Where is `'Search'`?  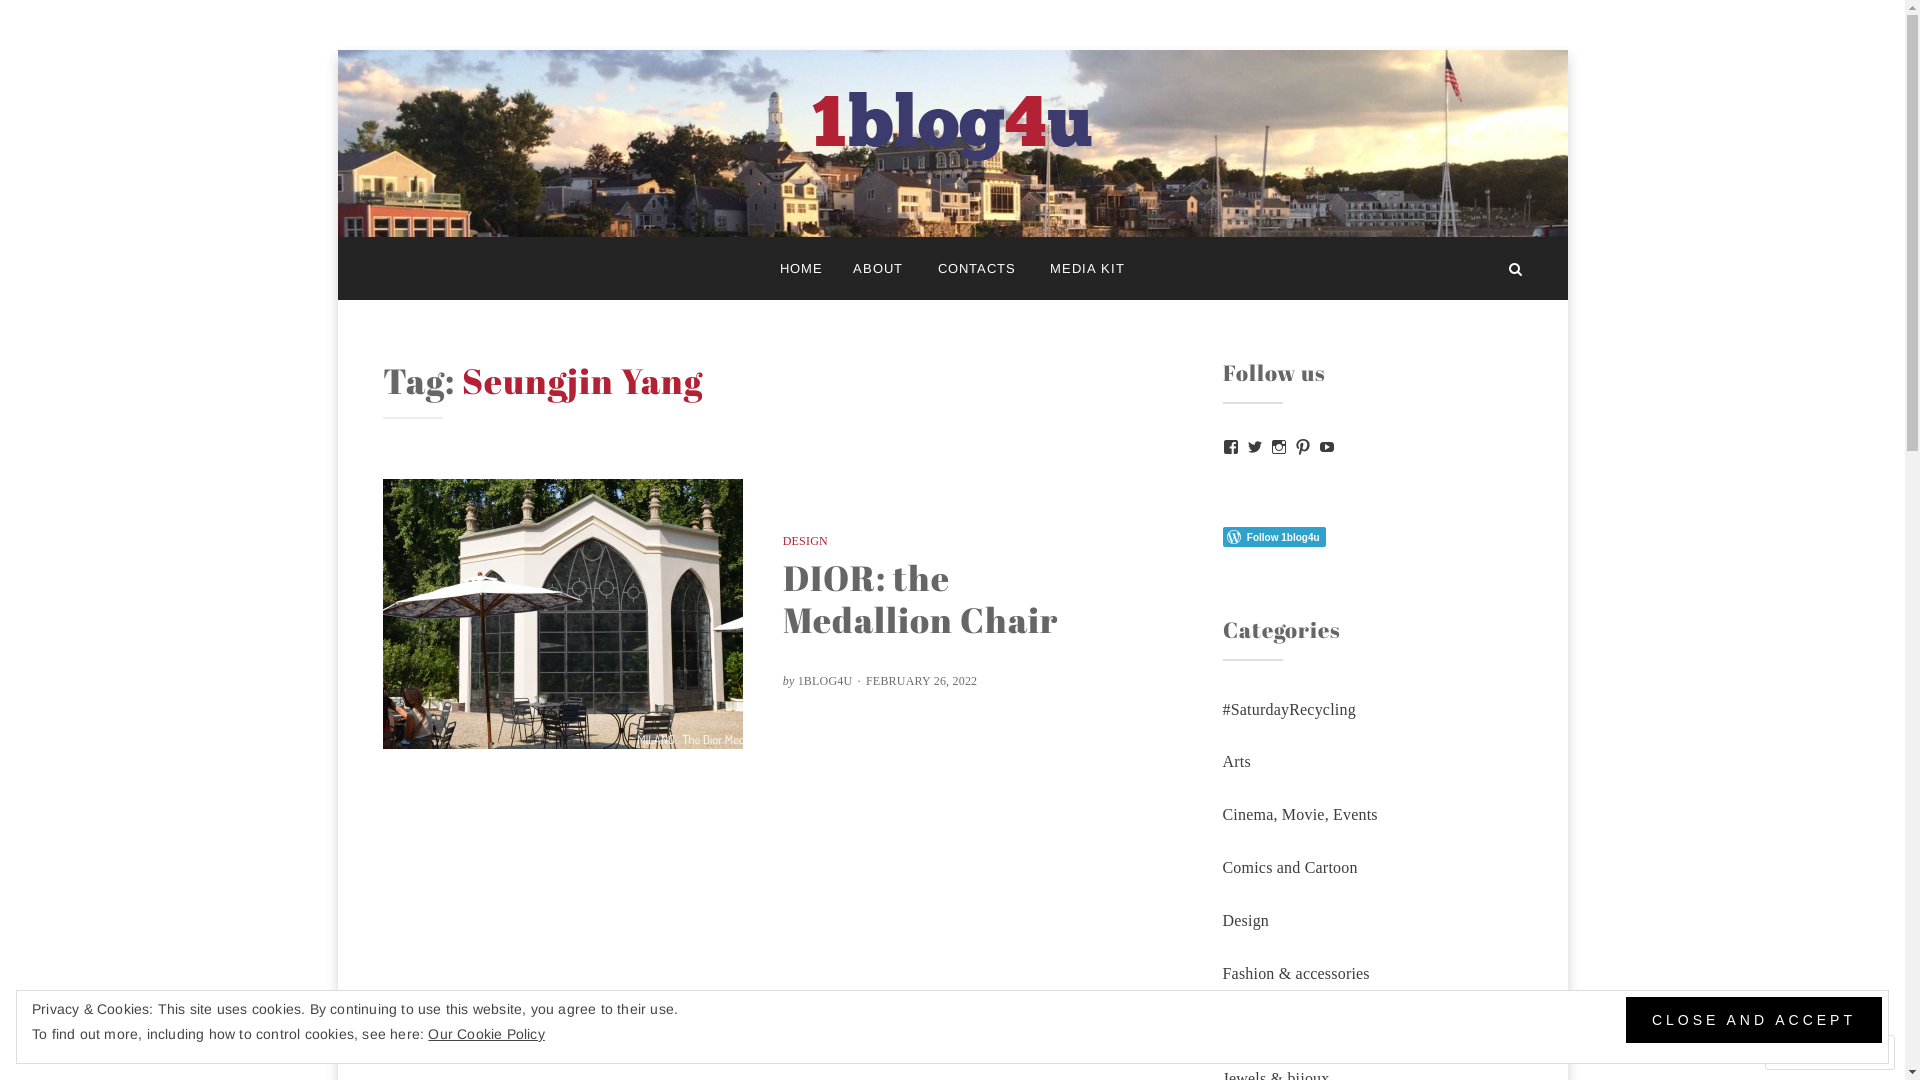 'Search' is located at coordinates (1515, 267).